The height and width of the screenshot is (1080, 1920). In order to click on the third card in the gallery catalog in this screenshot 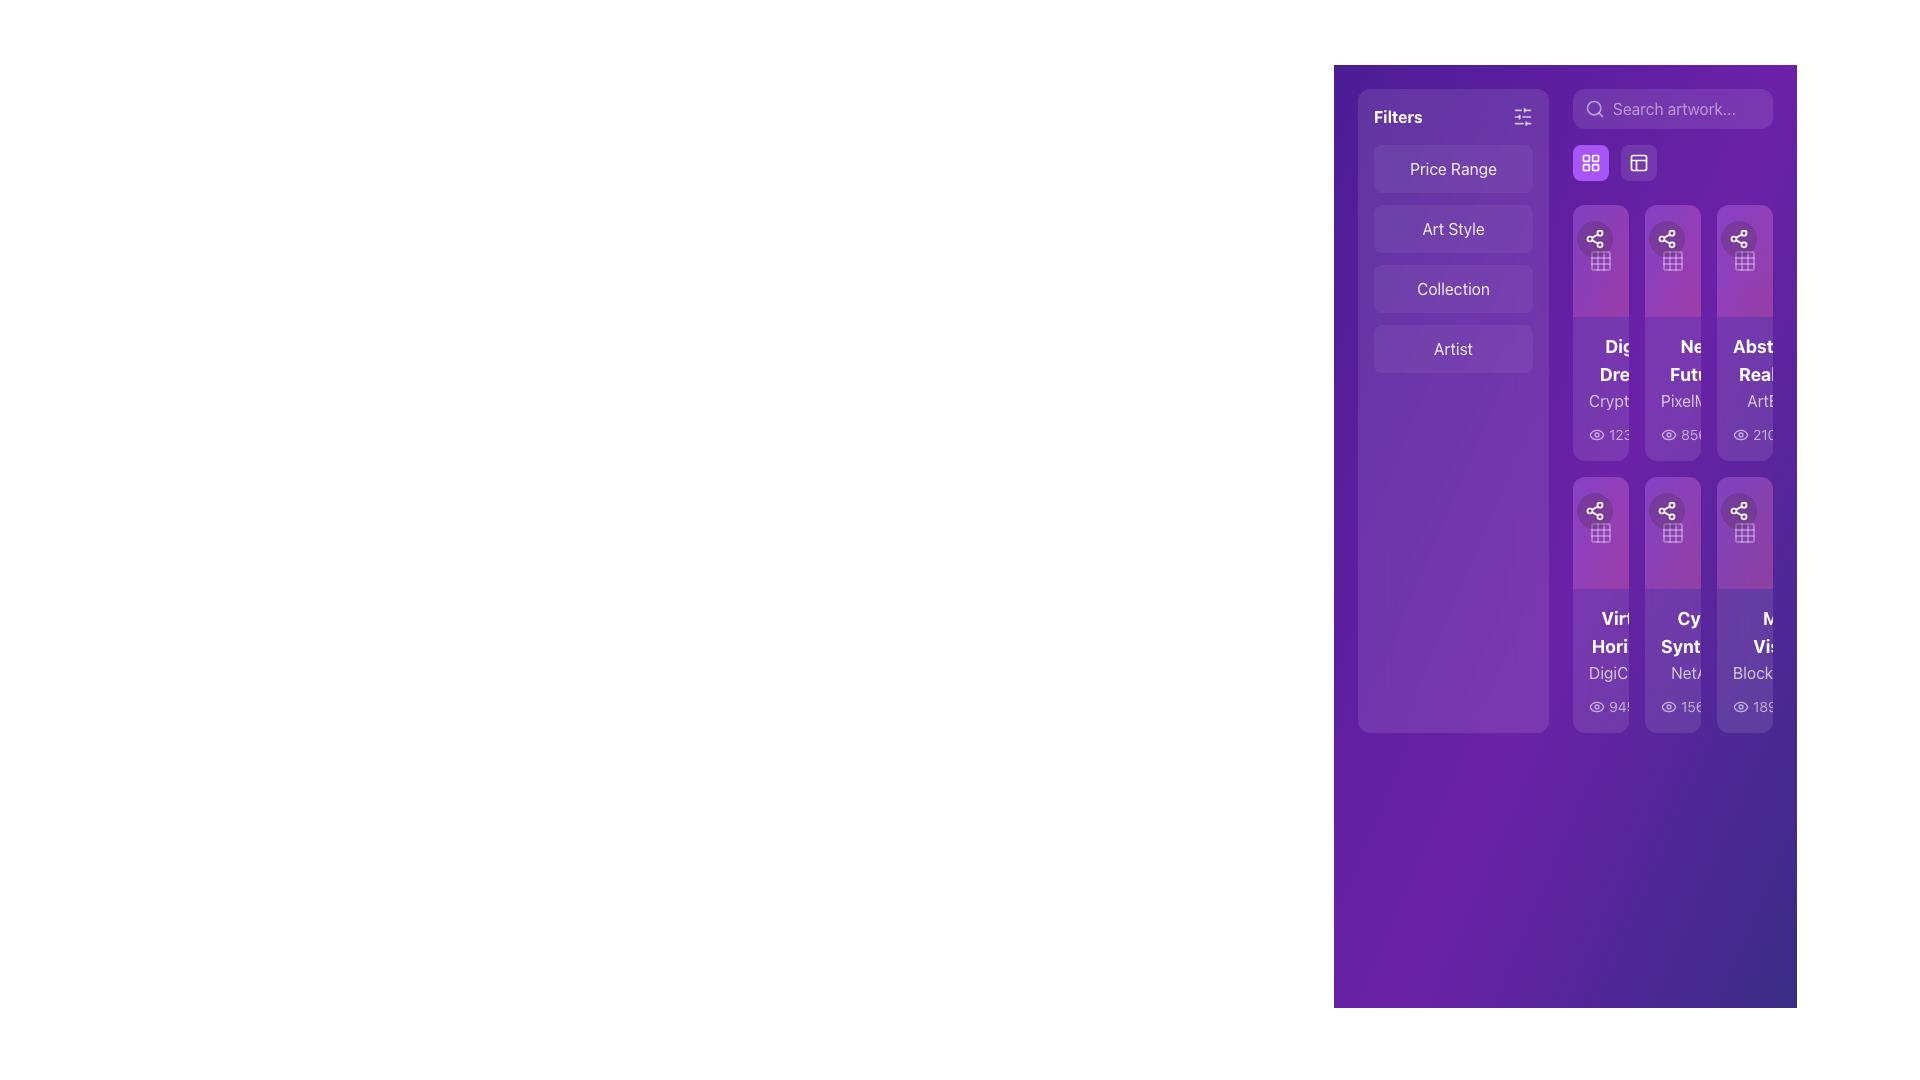, I will do `click(1744, 331)`.